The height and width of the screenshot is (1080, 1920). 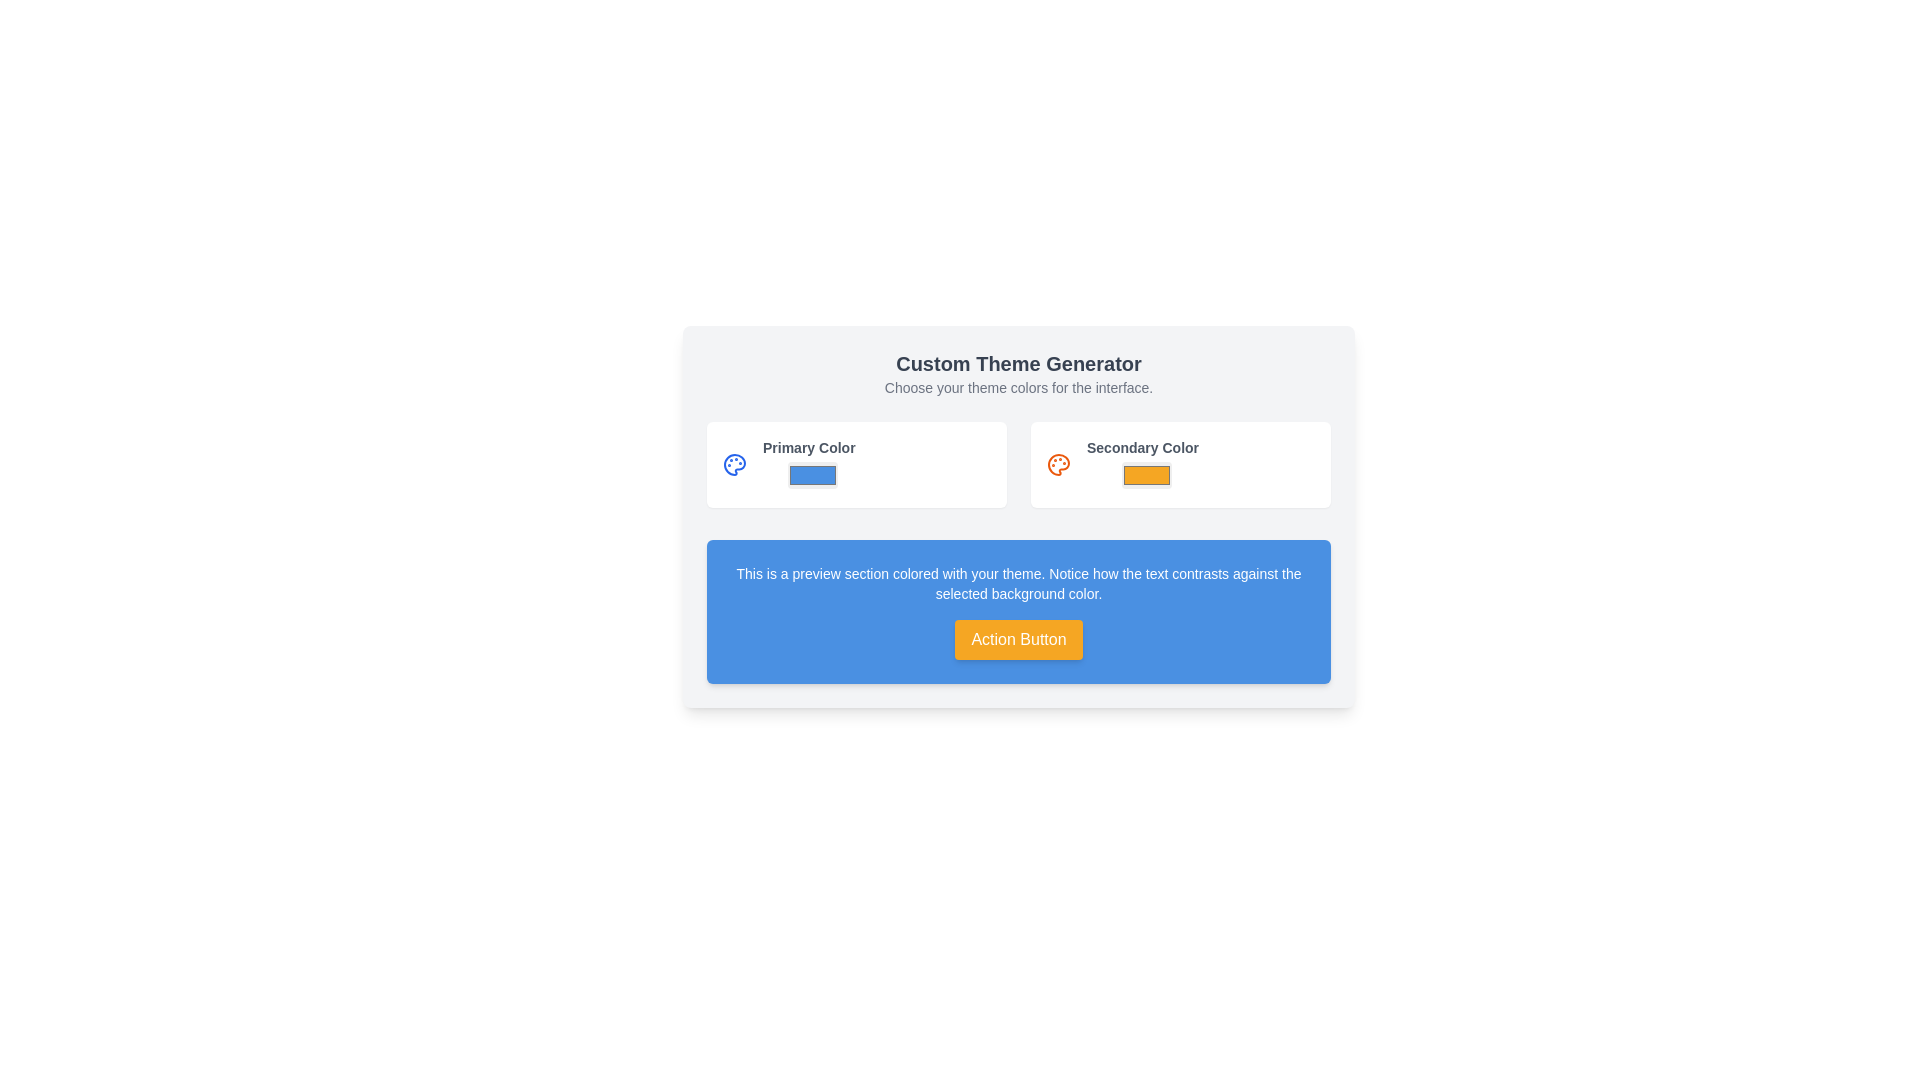 I want to click on the vibrant orange-colored palette icon situated inside the white card labeled 'Secondary Color', positioned at the top-center of the interface, adjacent to the color picker, so click(x=1058, y=465).